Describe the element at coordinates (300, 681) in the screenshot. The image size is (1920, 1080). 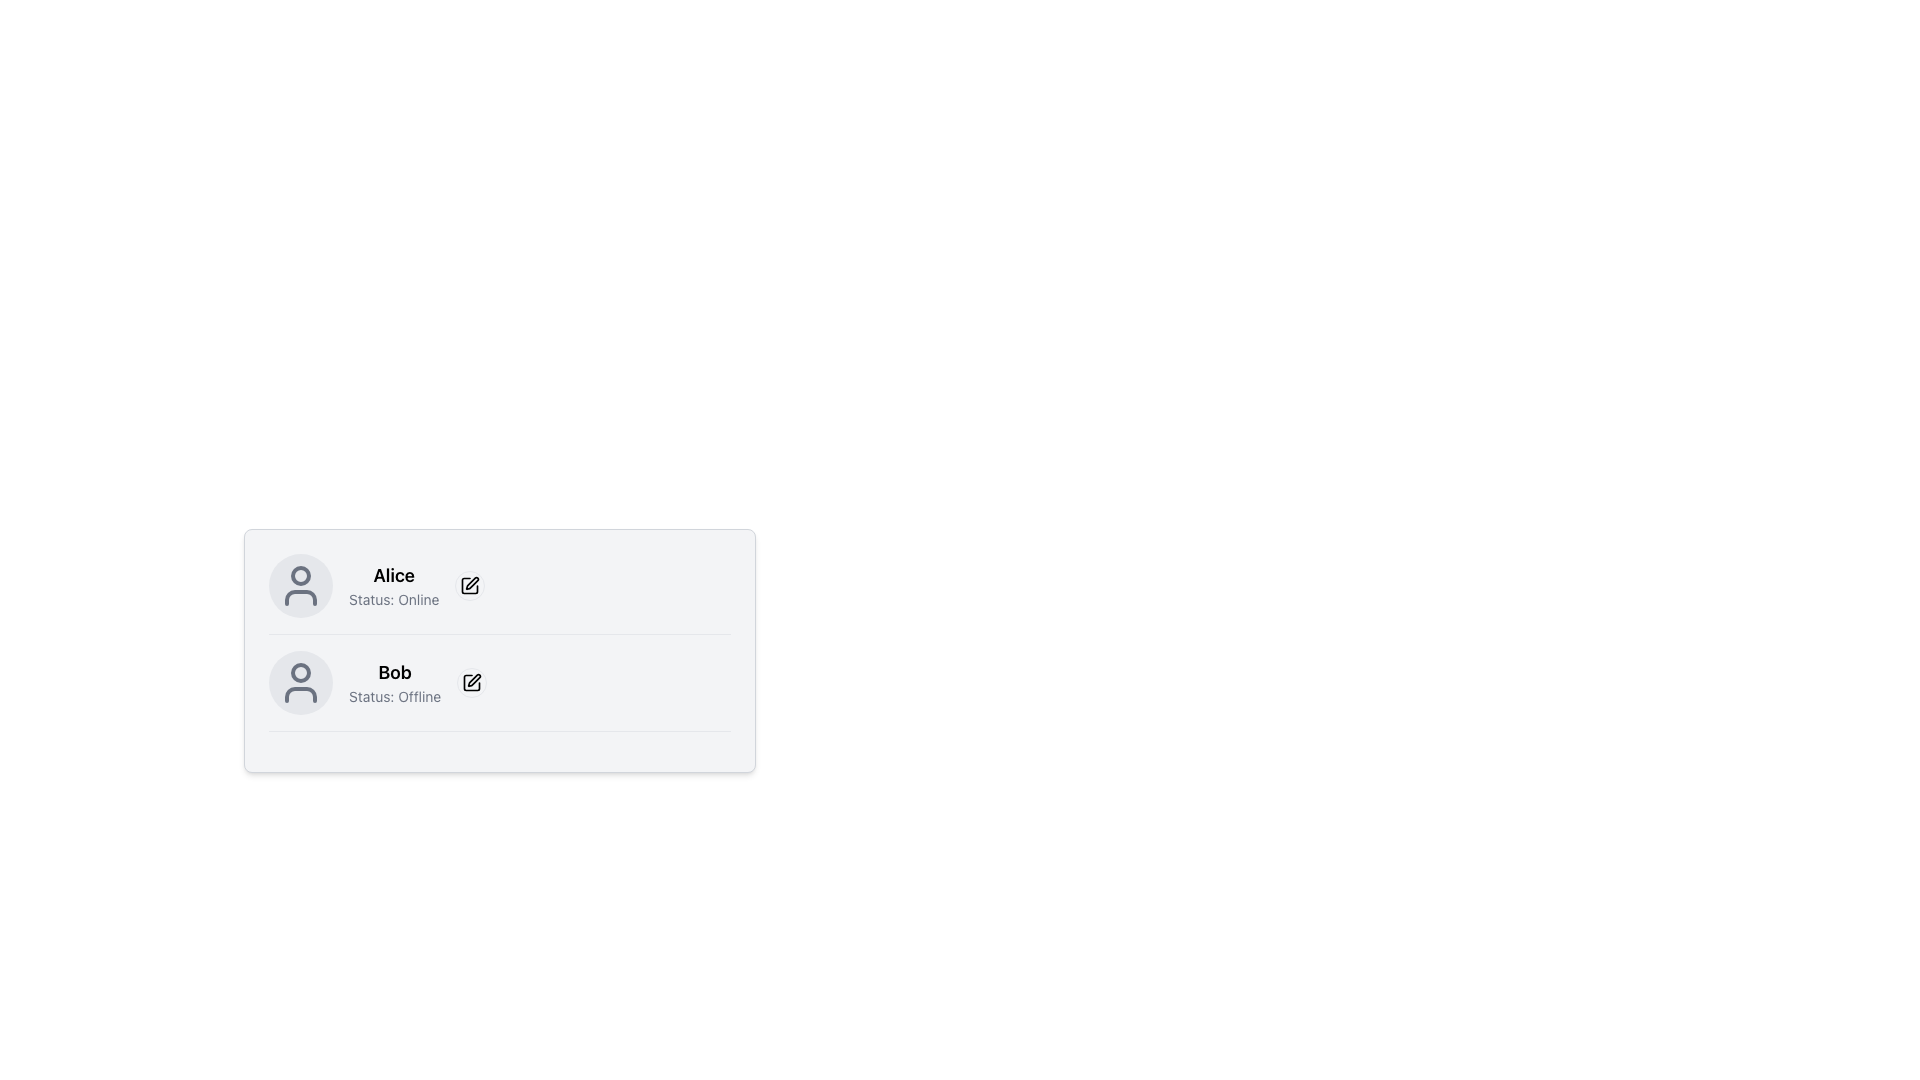
I see `the Decorative Icon representing 'Bob', which is a circular icon with a gray user silhouette, located next to the text 'Bob' and 'Status: Offline'` at that location.